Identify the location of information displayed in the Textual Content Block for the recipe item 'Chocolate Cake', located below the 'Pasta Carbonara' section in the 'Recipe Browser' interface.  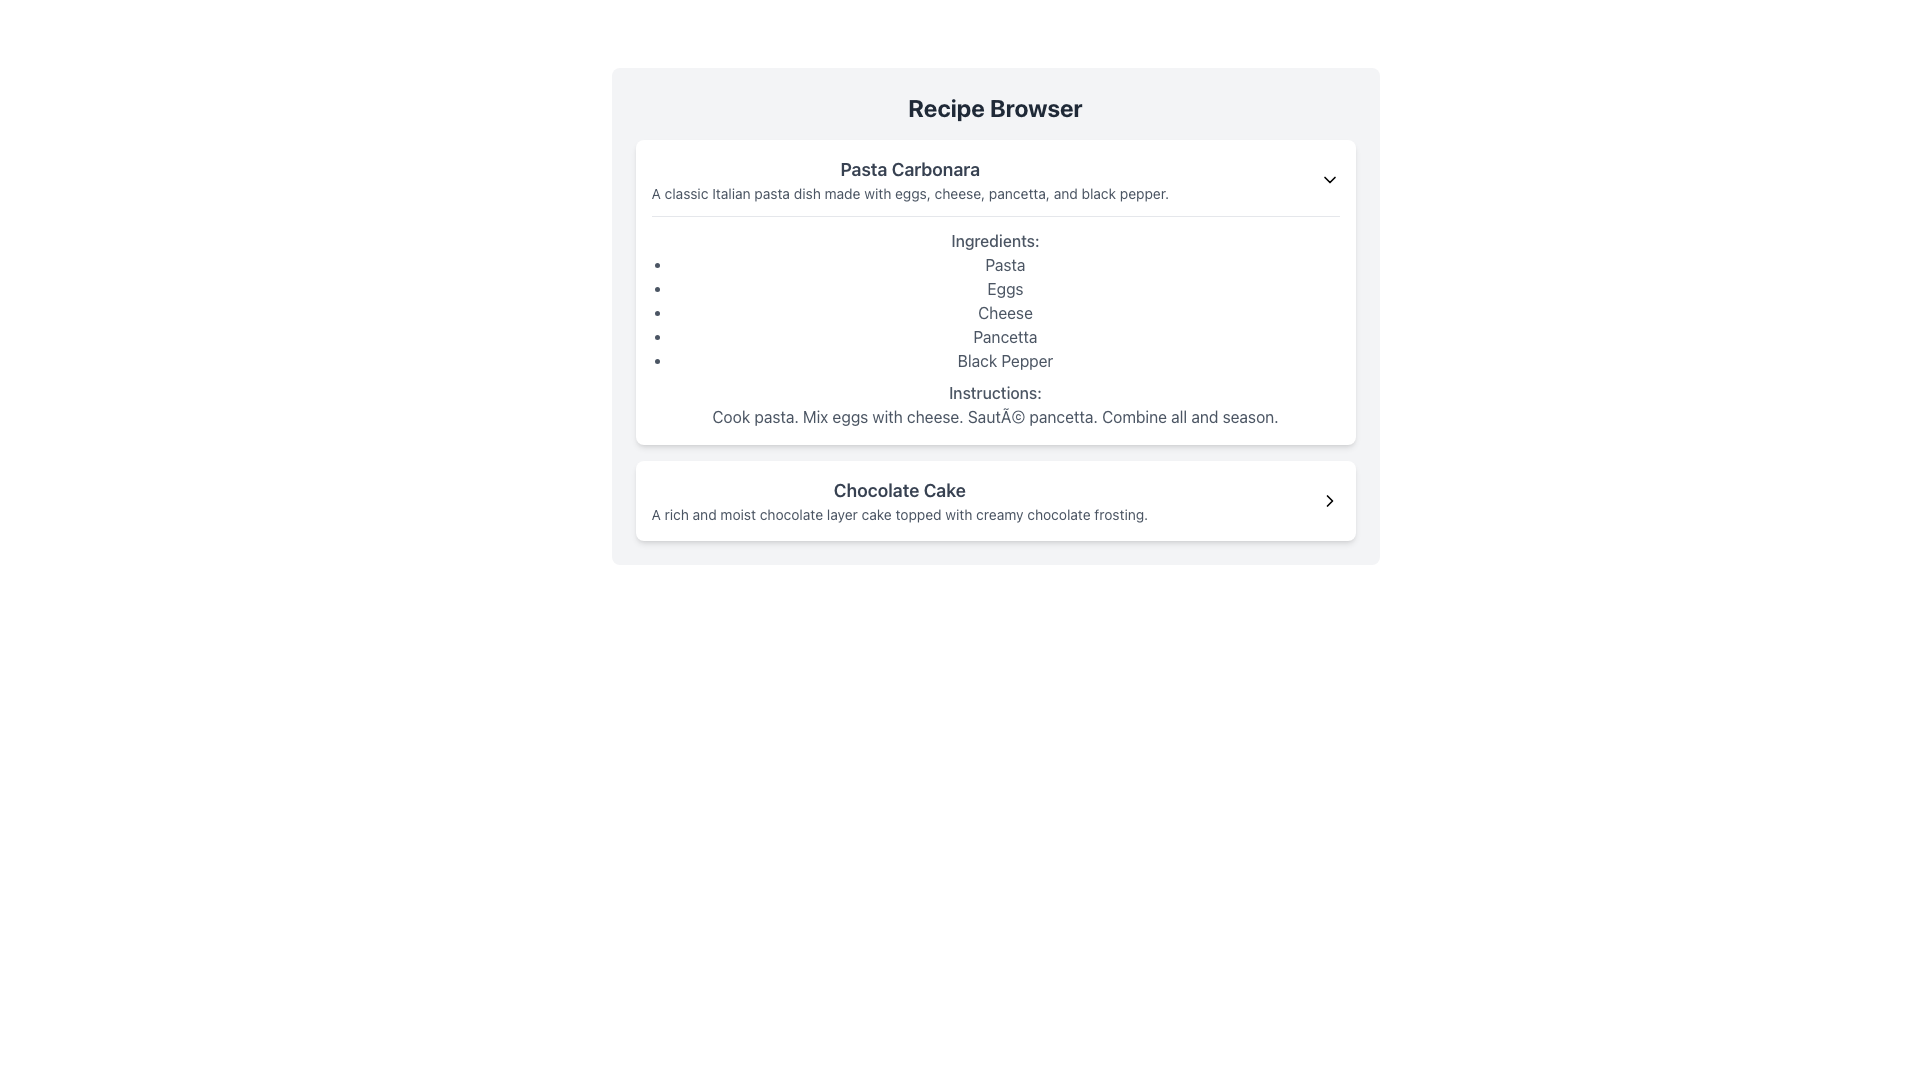
(898, 500).